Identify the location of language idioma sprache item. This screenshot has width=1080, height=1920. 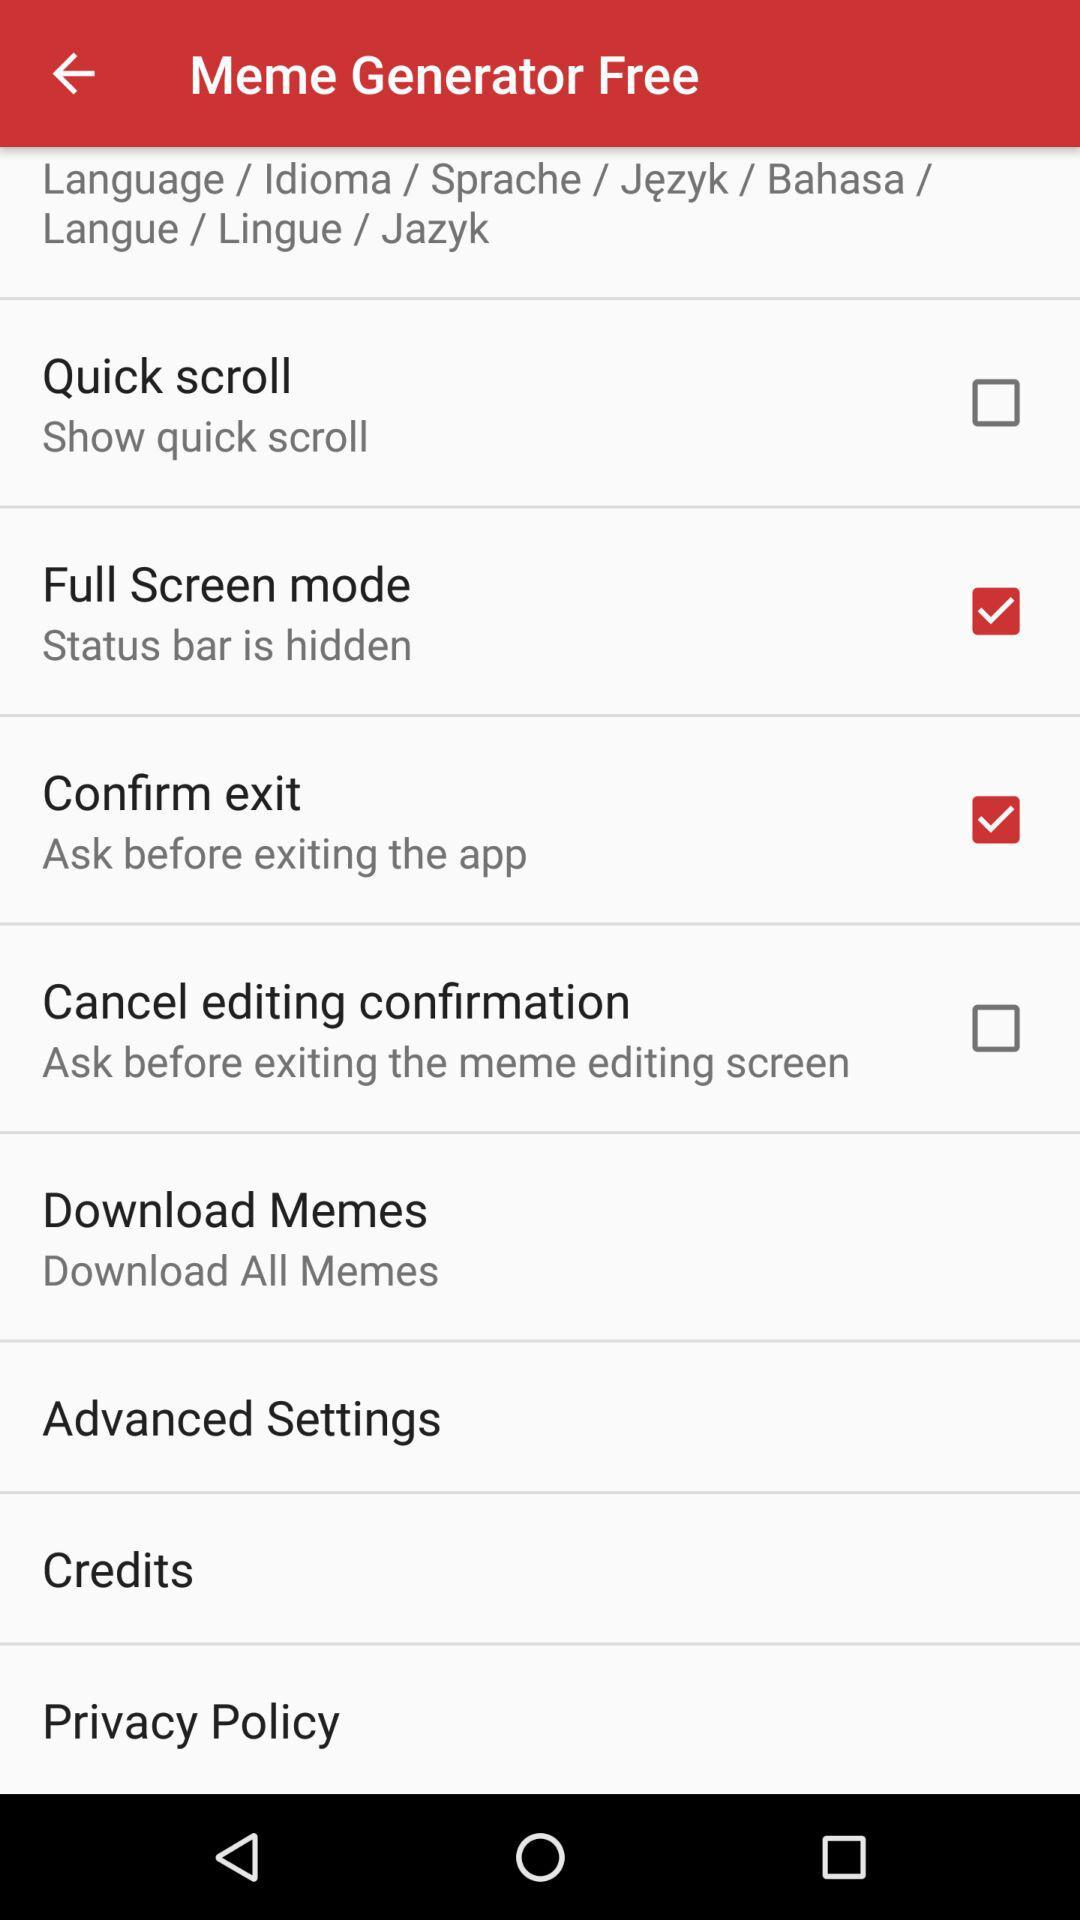
(540, 201).